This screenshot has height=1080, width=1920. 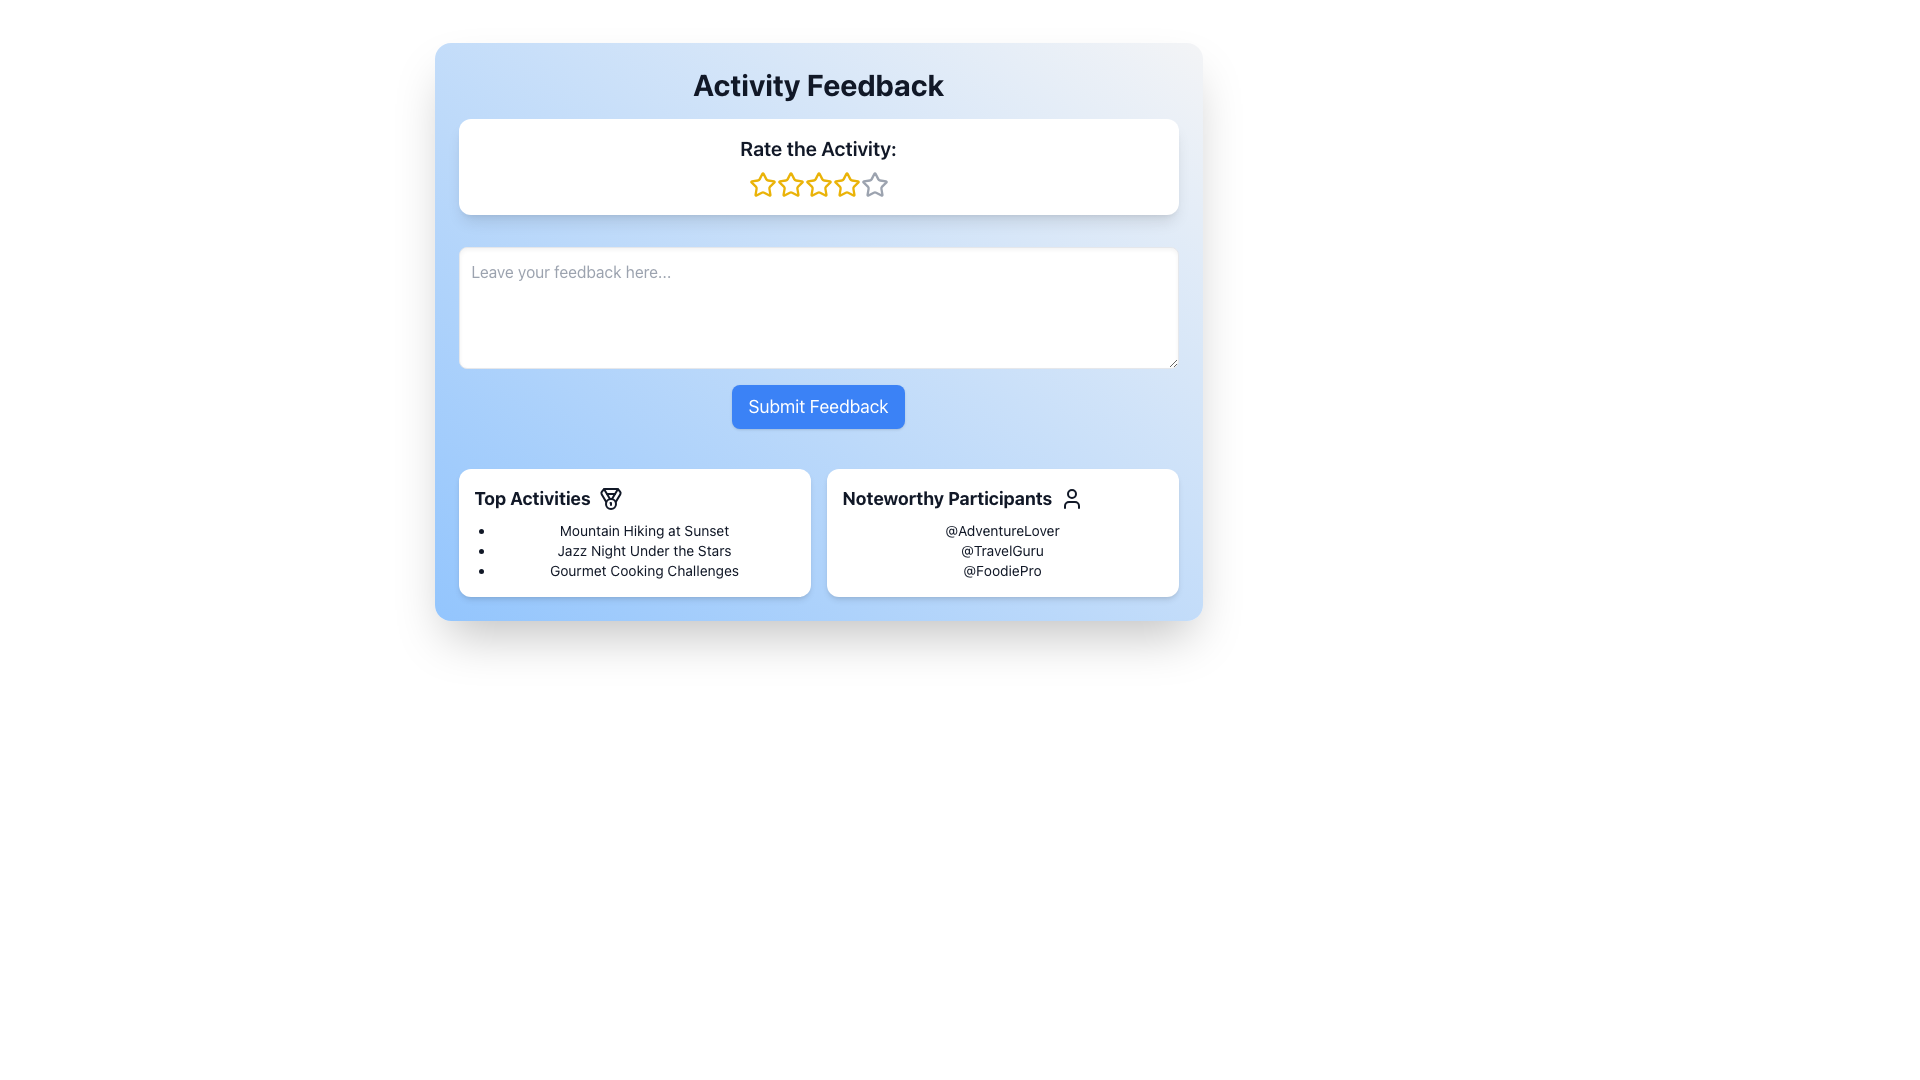 What do you see at coordinates (1002, 551) in the screenshot?
I see `textual list containing usernames '@AdventureLover', '@TravelGuru', and '@FoodiePro' located under the heading 'Noteworthy Participants' in the bottom-right corner of the interface` at bounding box center [1002, 551].